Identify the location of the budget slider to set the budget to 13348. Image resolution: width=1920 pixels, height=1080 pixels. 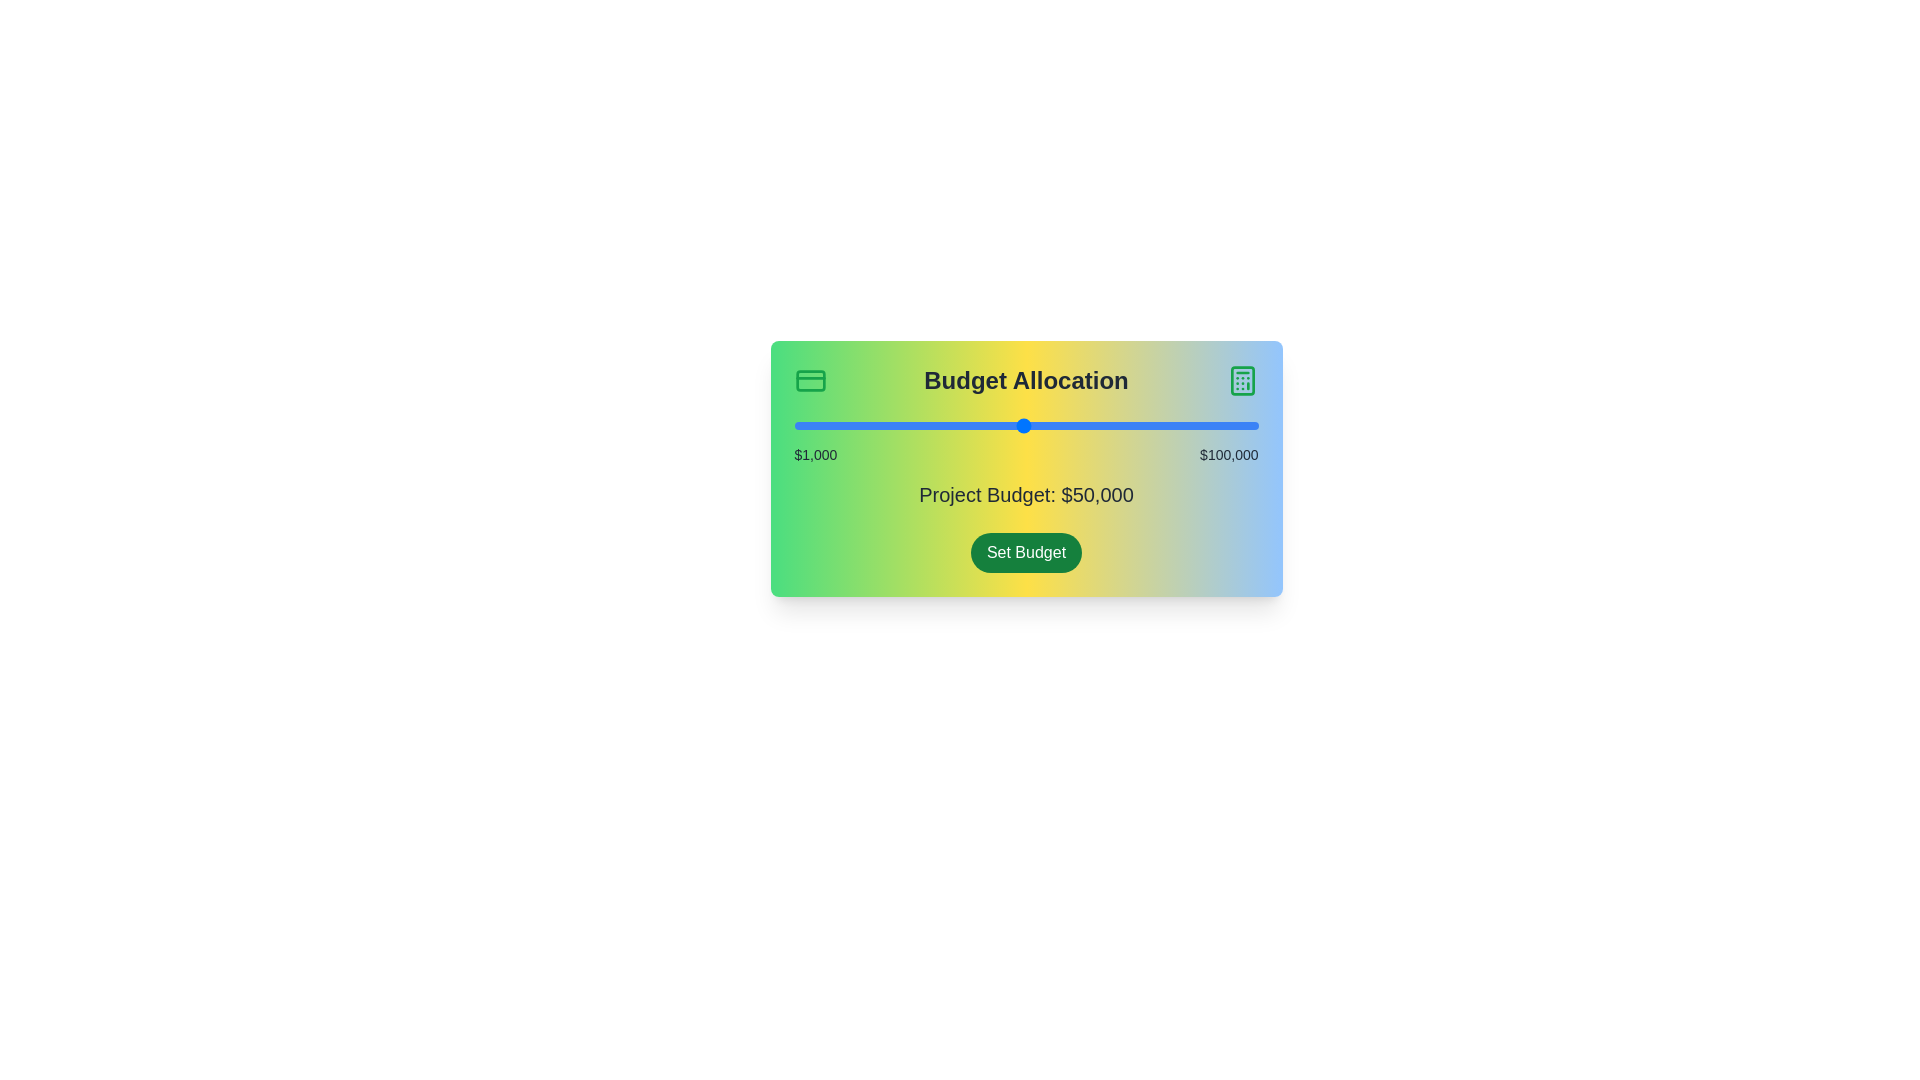
(852, 424).